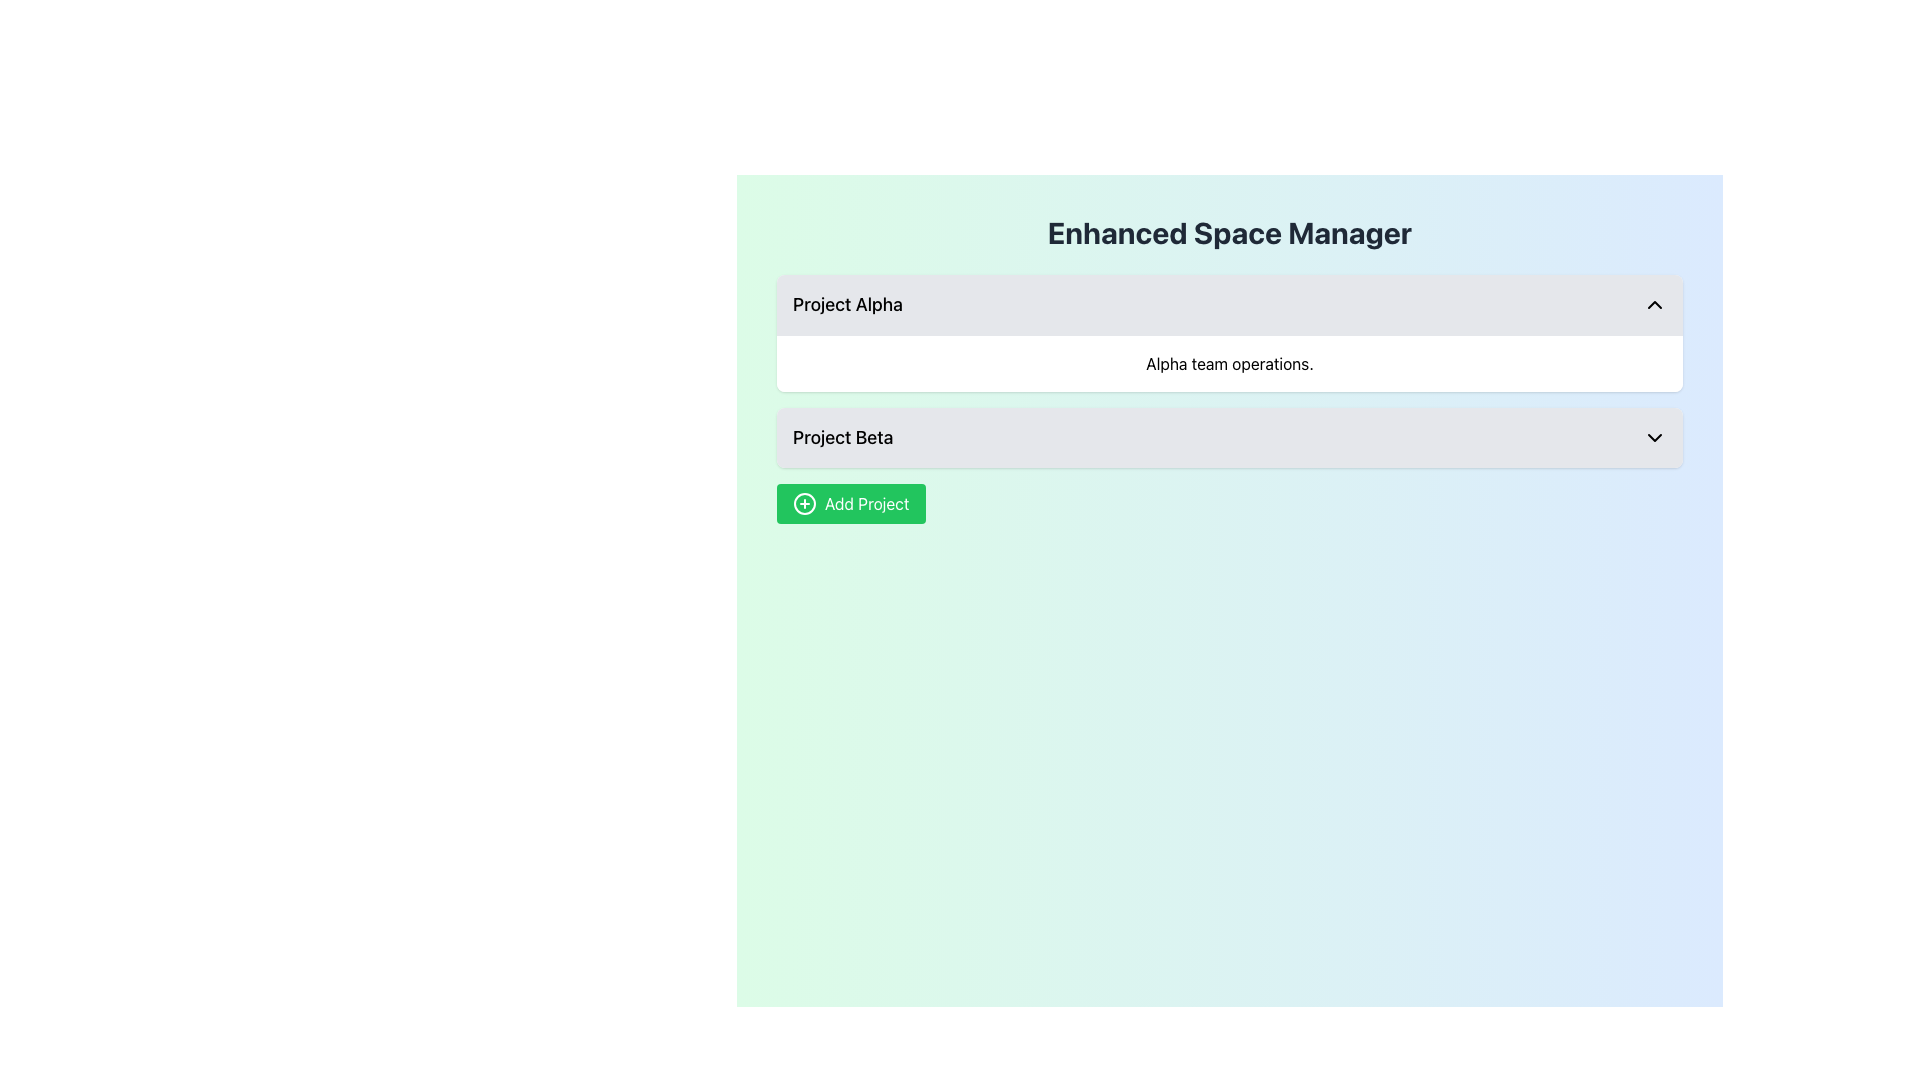  I want to click on the static text element that displays information related to Alpha Team's operations, located directly below the 'Project Alpha' header, so click(1228, 363).